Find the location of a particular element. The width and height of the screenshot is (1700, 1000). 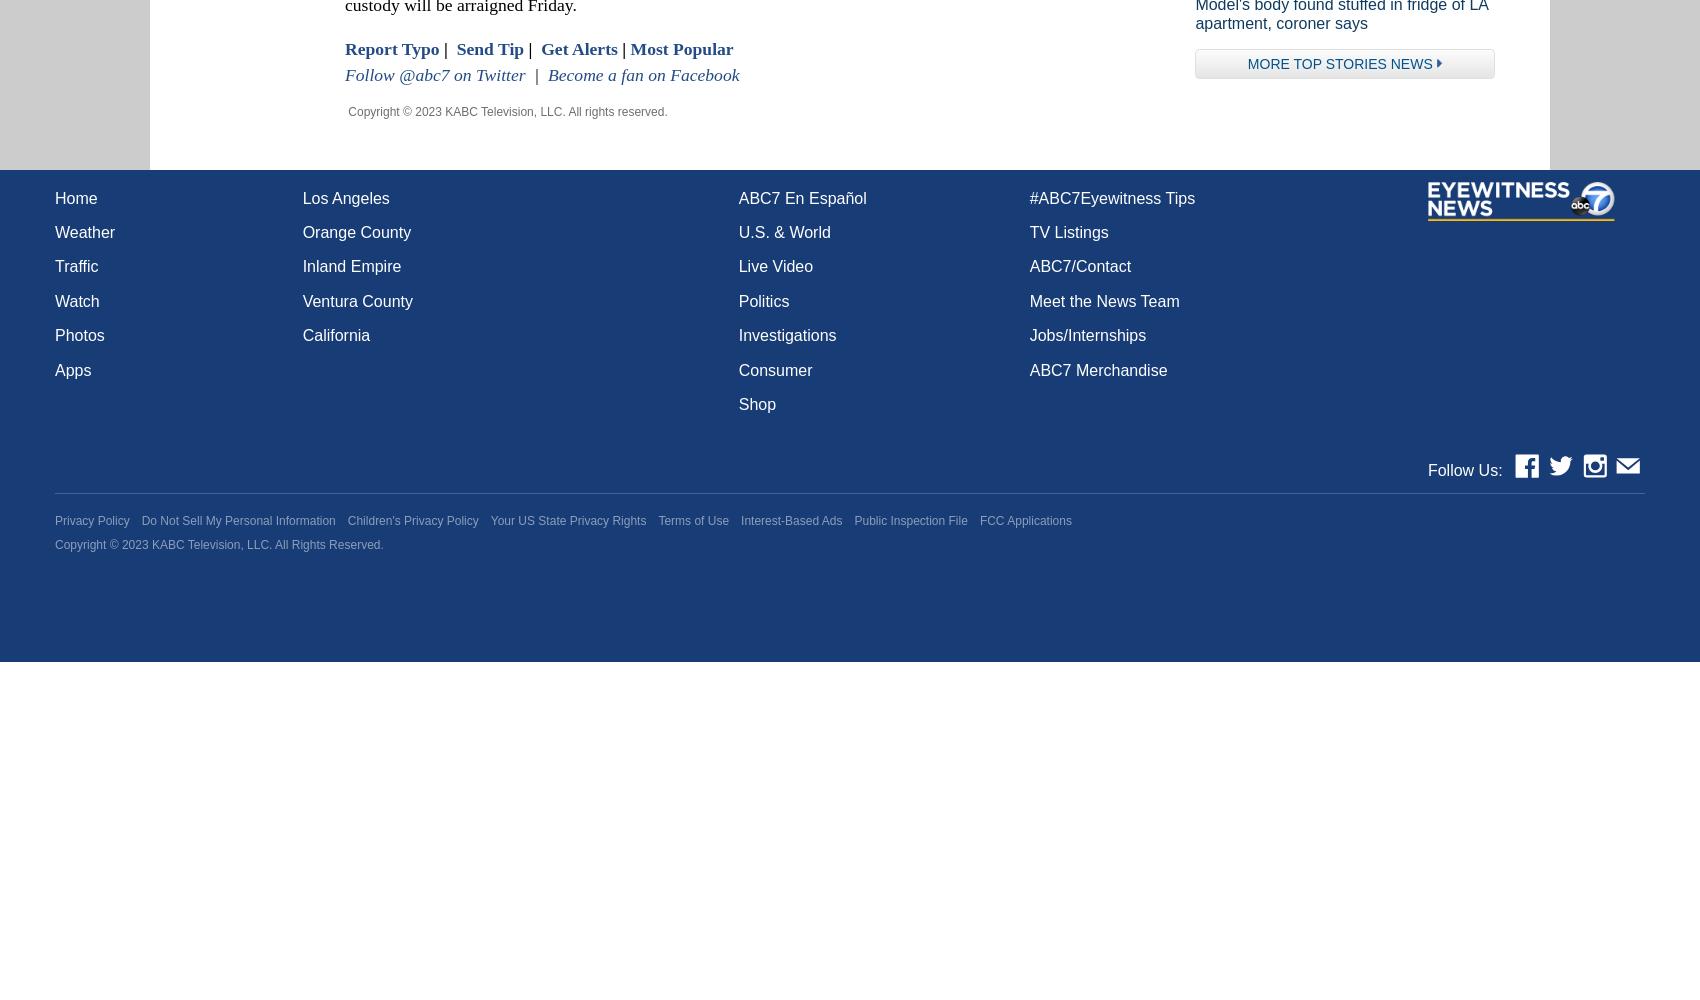

'Interest-Based Ads' is located at coordinates (790, 520).